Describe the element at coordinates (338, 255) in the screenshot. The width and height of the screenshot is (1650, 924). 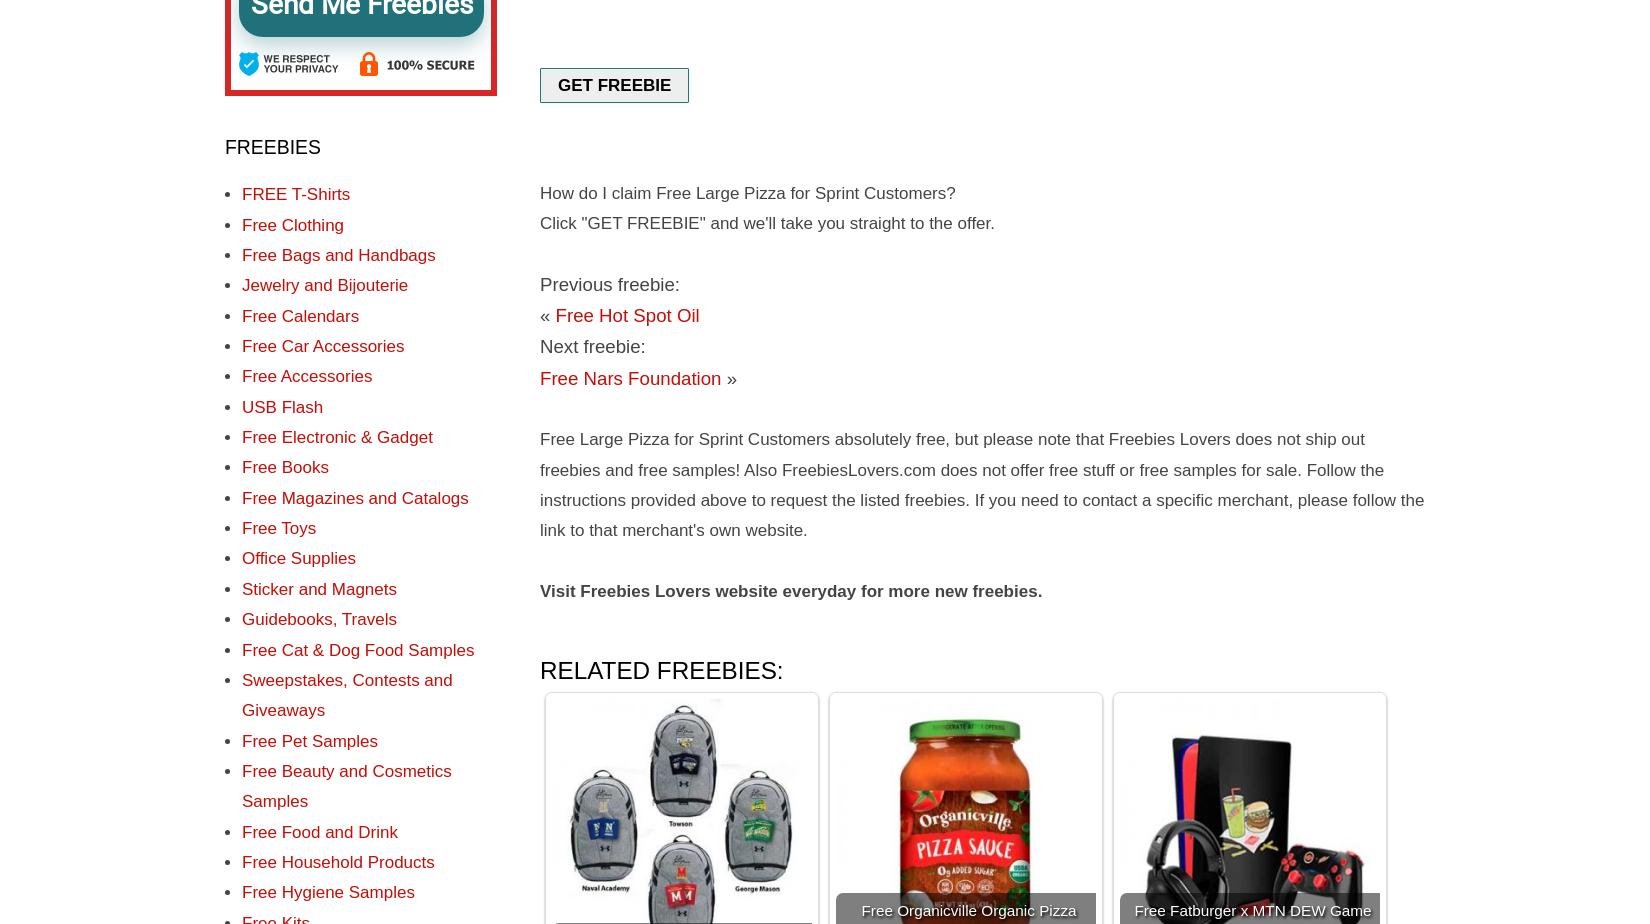
I see `'Free Bags and Handbags'` at that location.